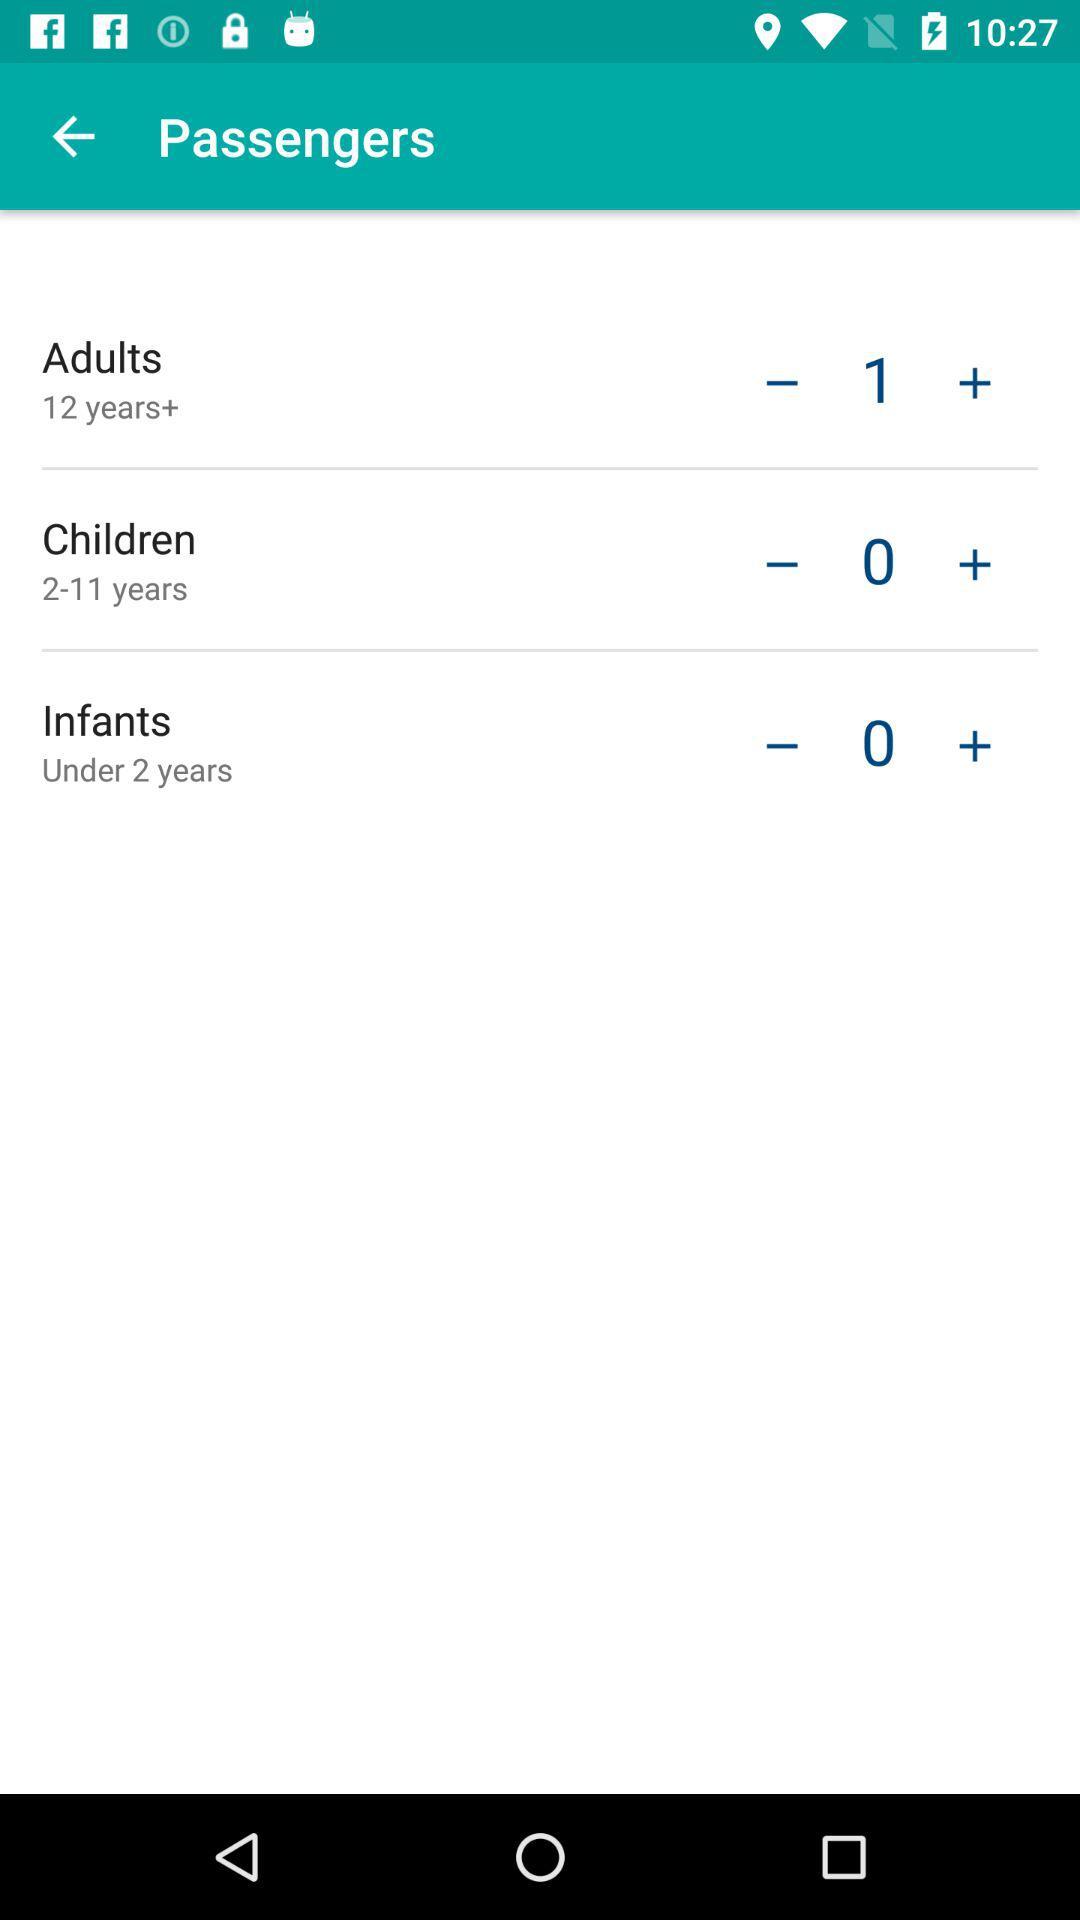 The height and width of the screenshot is (1920, 1080). What do you see at coordinates (781, 561) in the screenshot?
I see `the icon to the right of children item` at bounding box center [781, 561].